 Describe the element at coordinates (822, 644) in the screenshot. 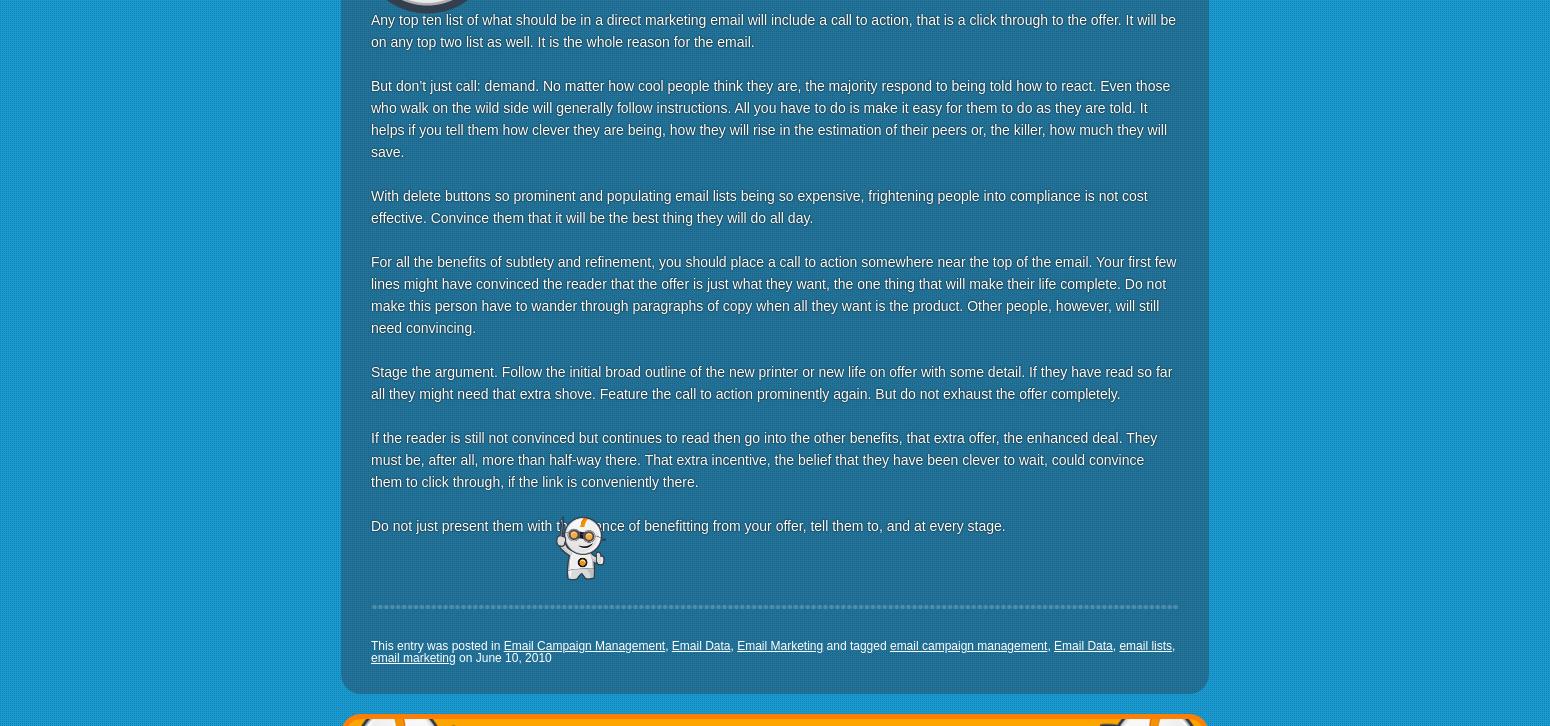

I see `'and tagged'` at that location.